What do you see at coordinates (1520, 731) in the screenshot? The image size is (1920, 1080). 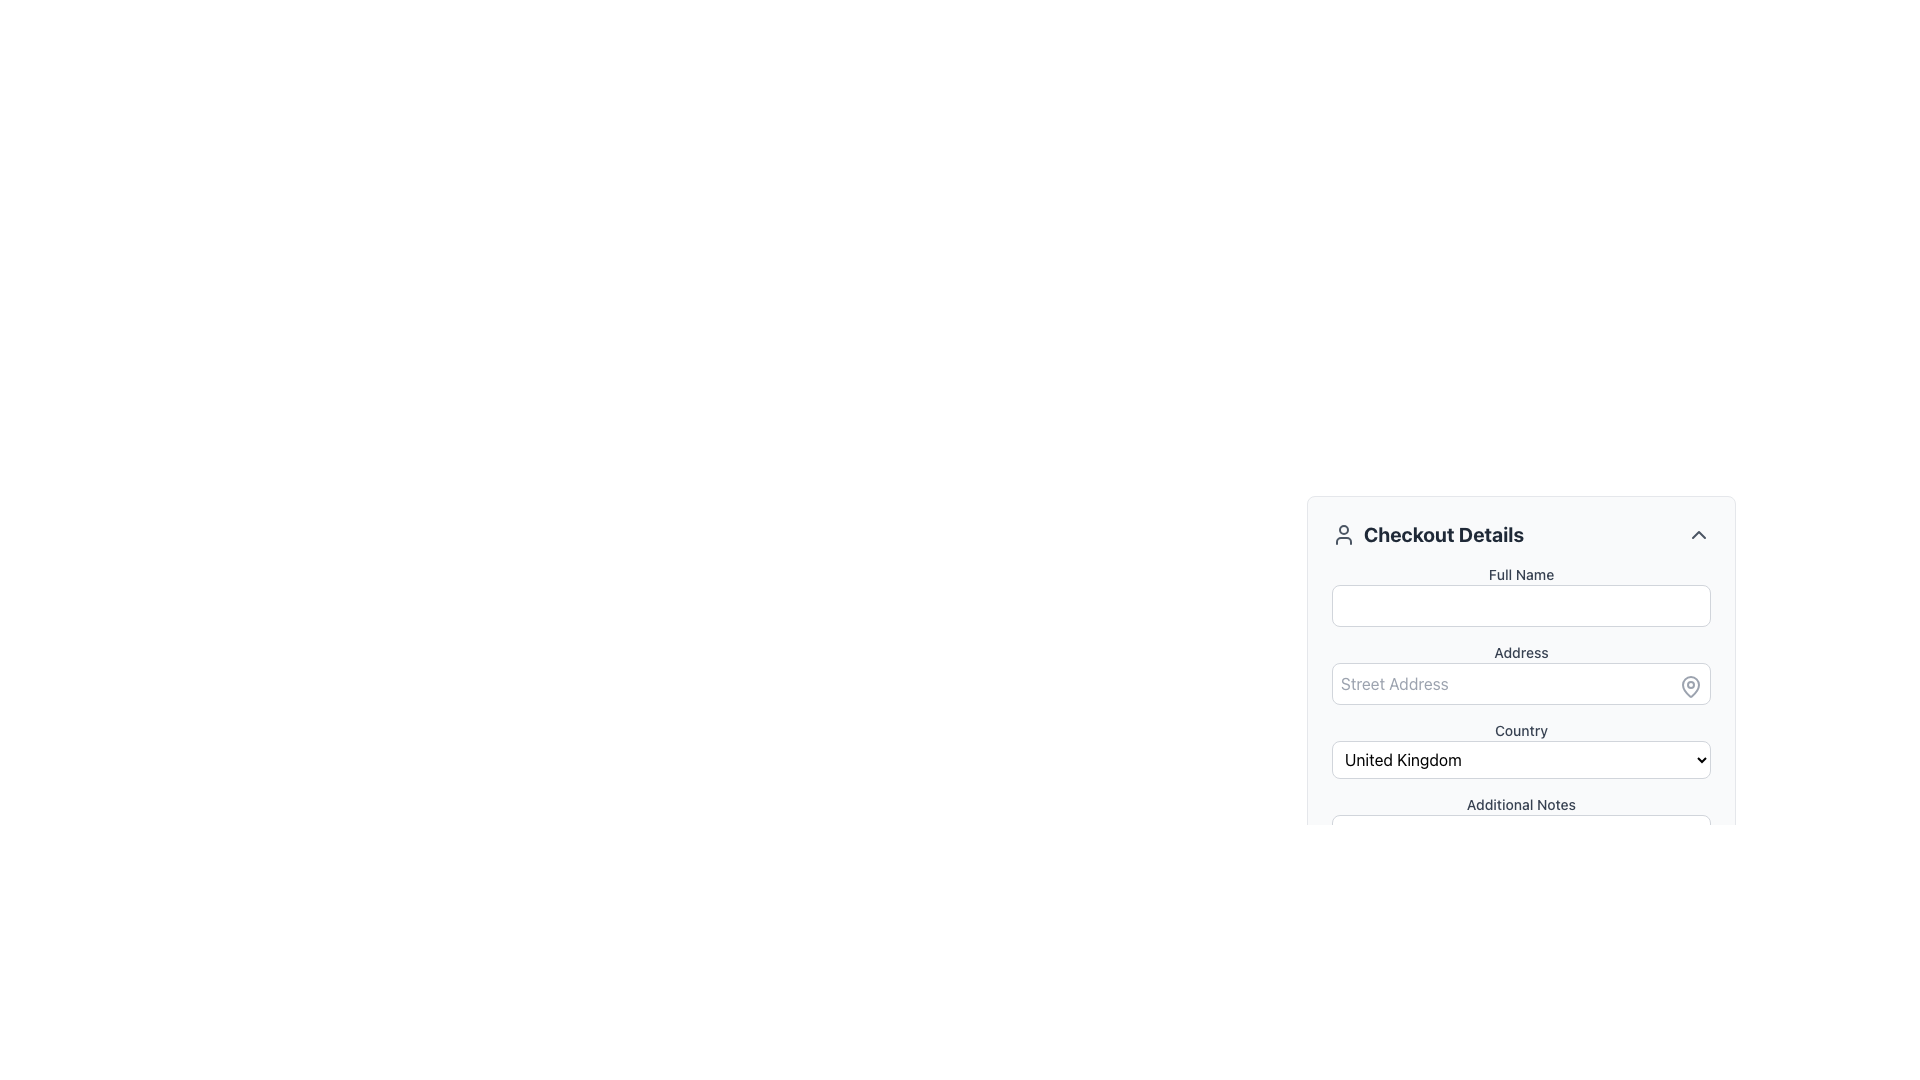 I see `the text label indicating the purpose of the dropdown field for country selection, located in the middle of the form section, centered horizontally above the dropdown menu` at bounding box center [1520, 731].